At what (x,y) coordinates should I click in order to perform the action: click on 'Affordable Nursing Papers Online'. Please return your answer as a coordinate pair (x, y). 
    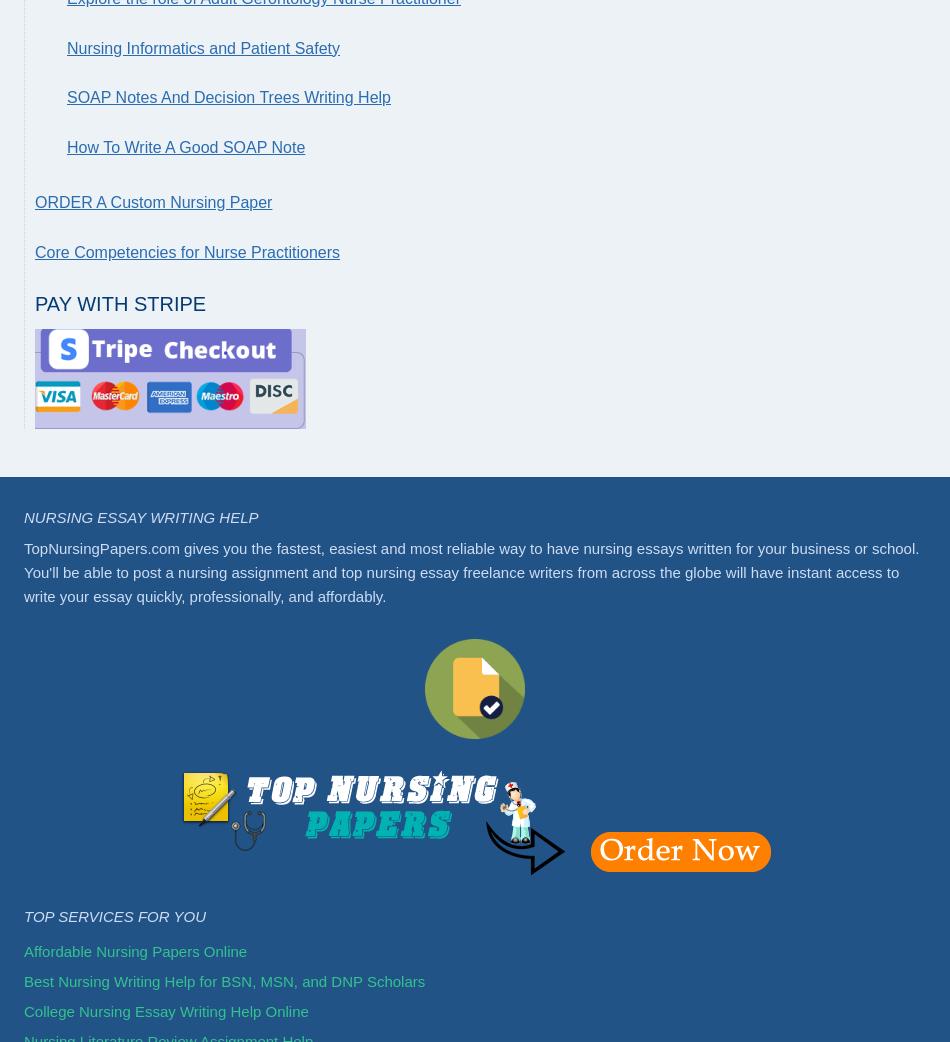
    Looking at the image, I should click on (135, 949).